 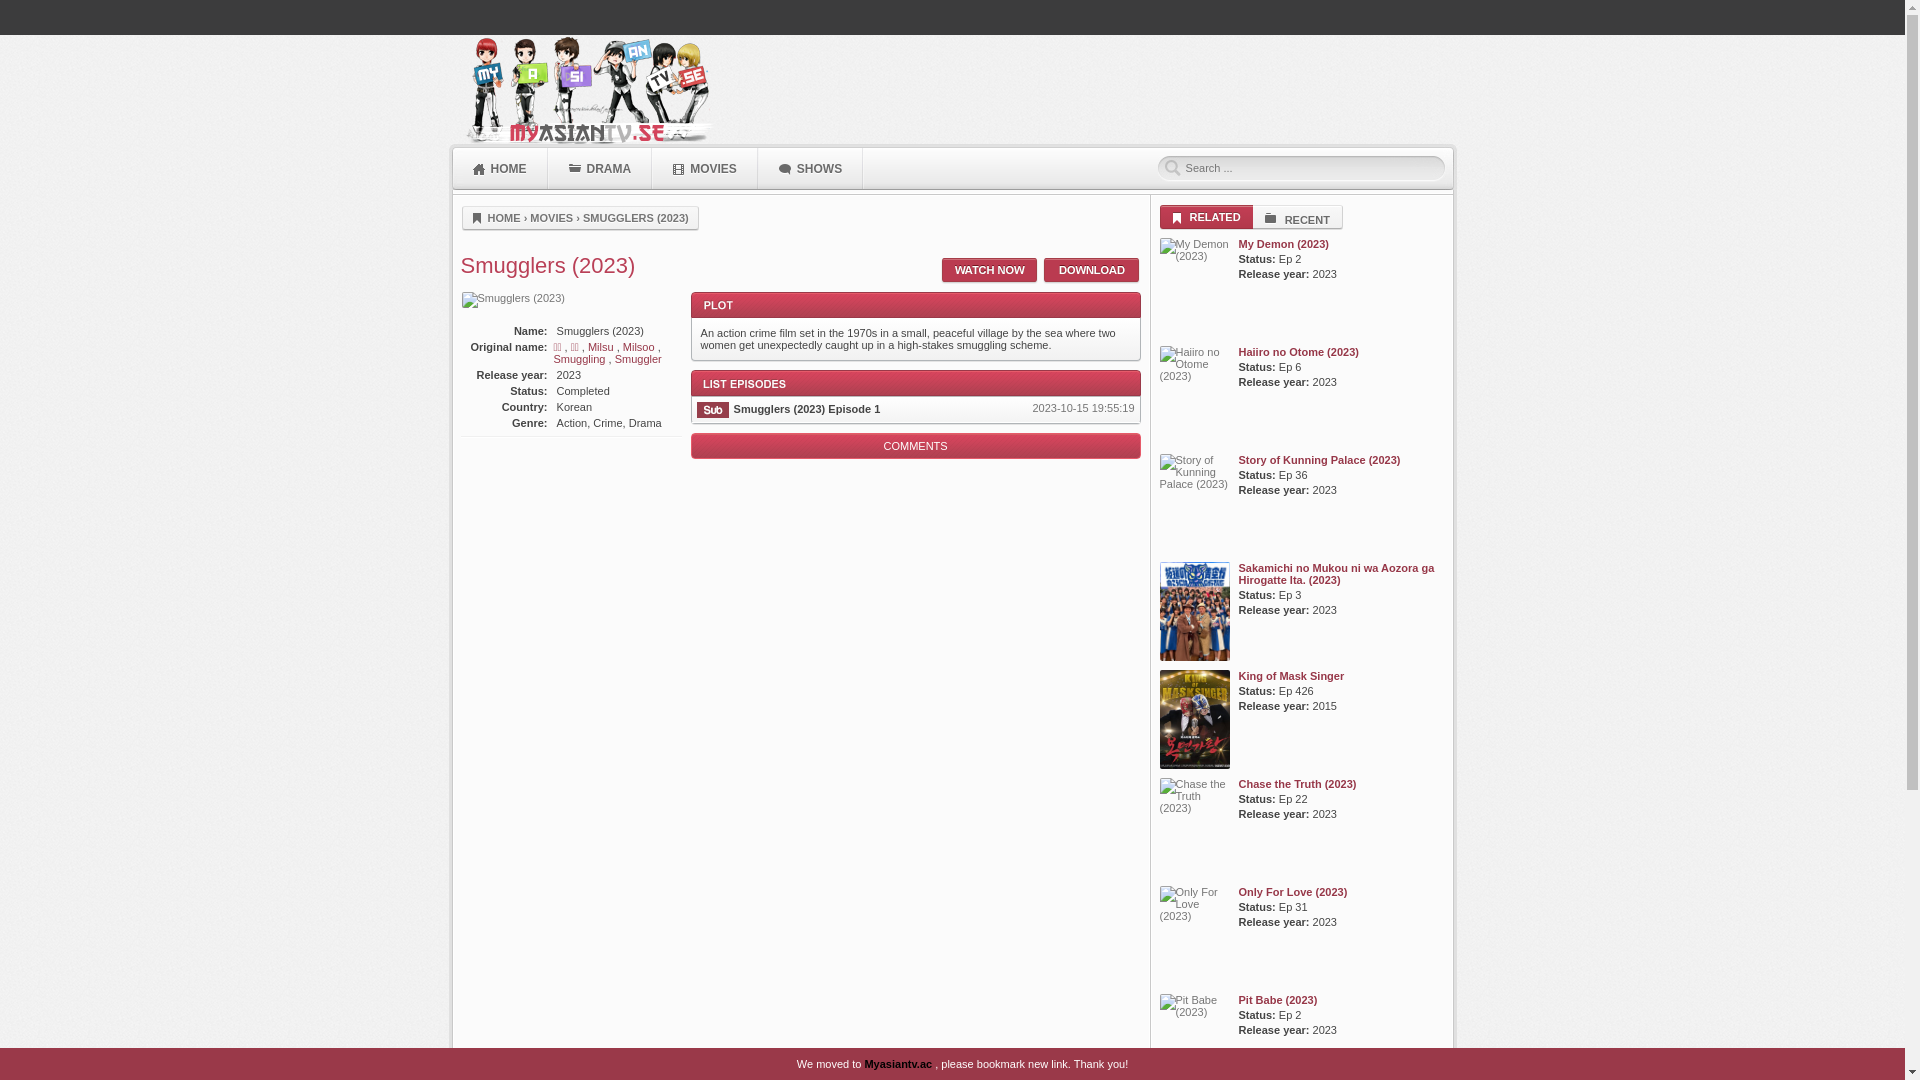 I want to click on 'My Demon (2023)', so click(x=1282, y=242).